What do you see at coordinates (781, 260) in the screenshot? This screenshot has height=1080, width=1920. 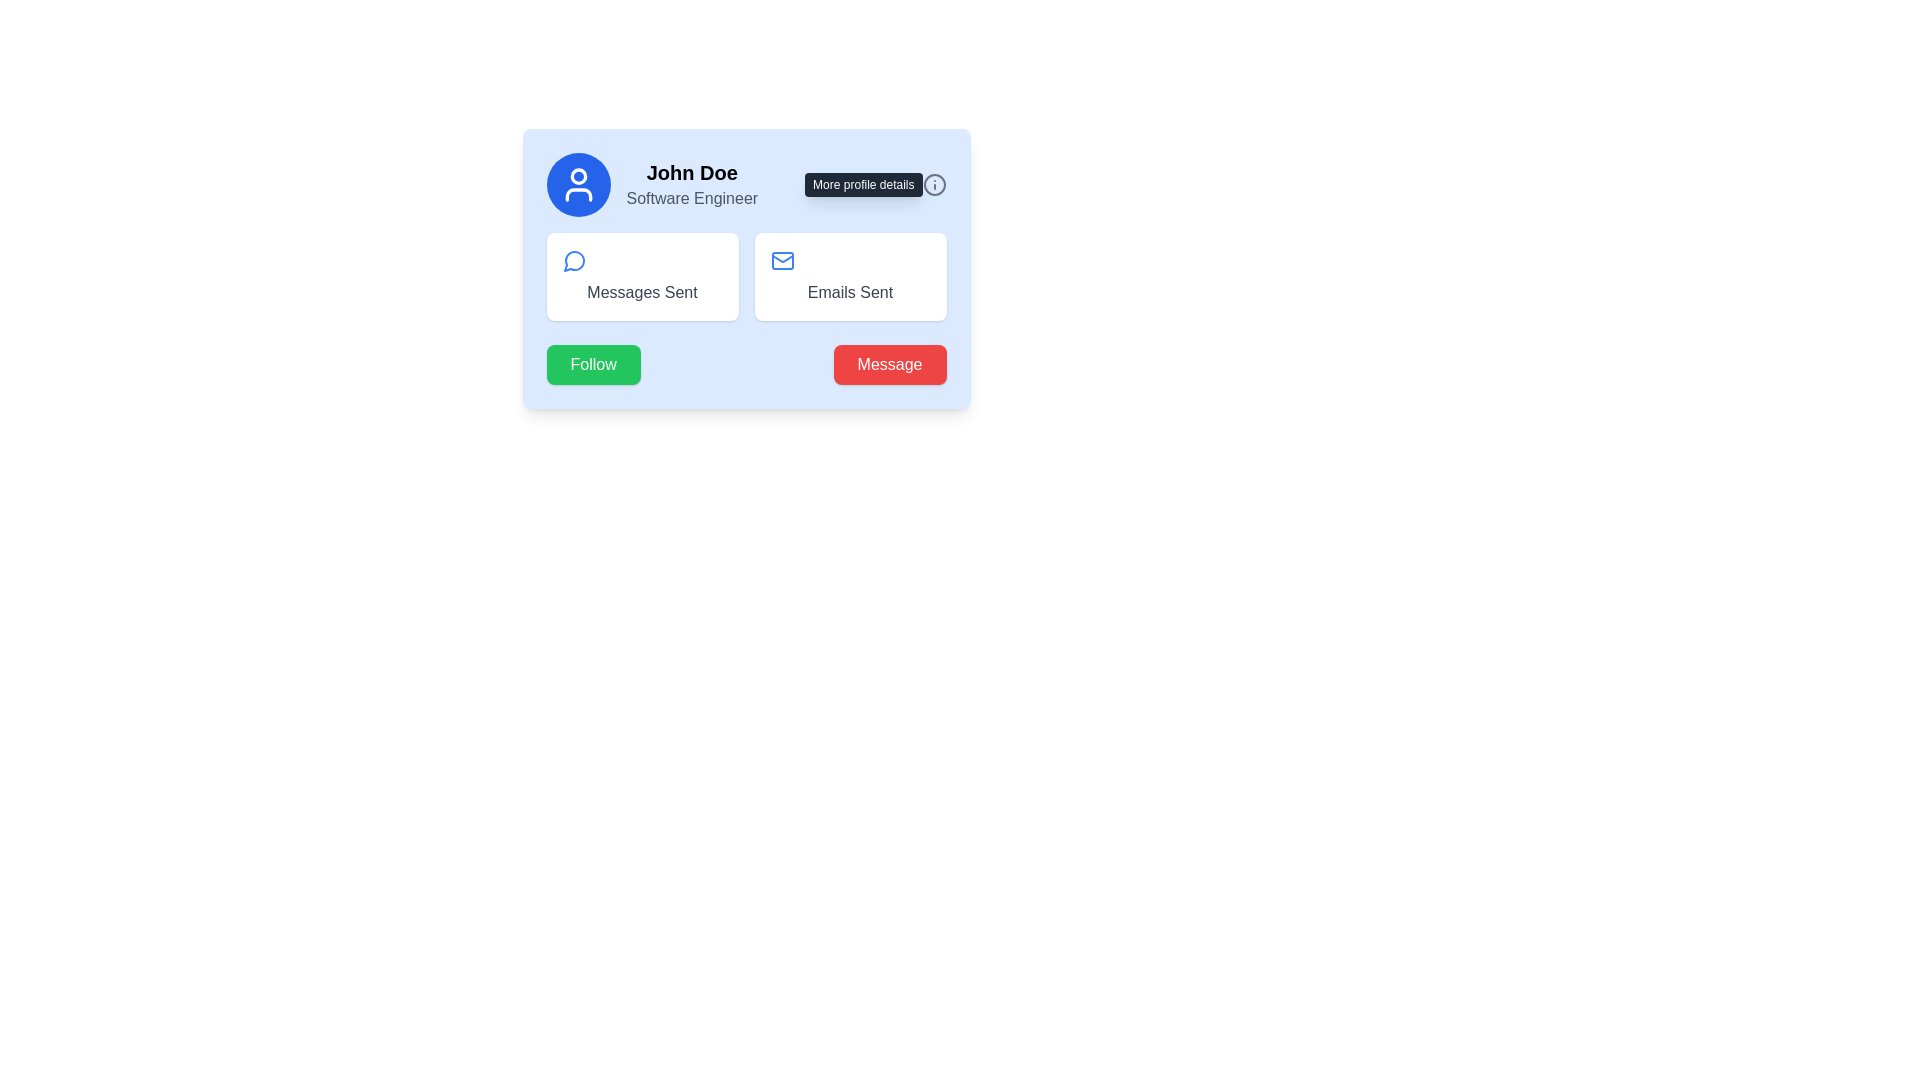 I see `the Decorative Element, which is a white rectangular shape with rounded corners framed inside a blue envelope icon, located in the center of the envelope` at bounding box center [781, 260].